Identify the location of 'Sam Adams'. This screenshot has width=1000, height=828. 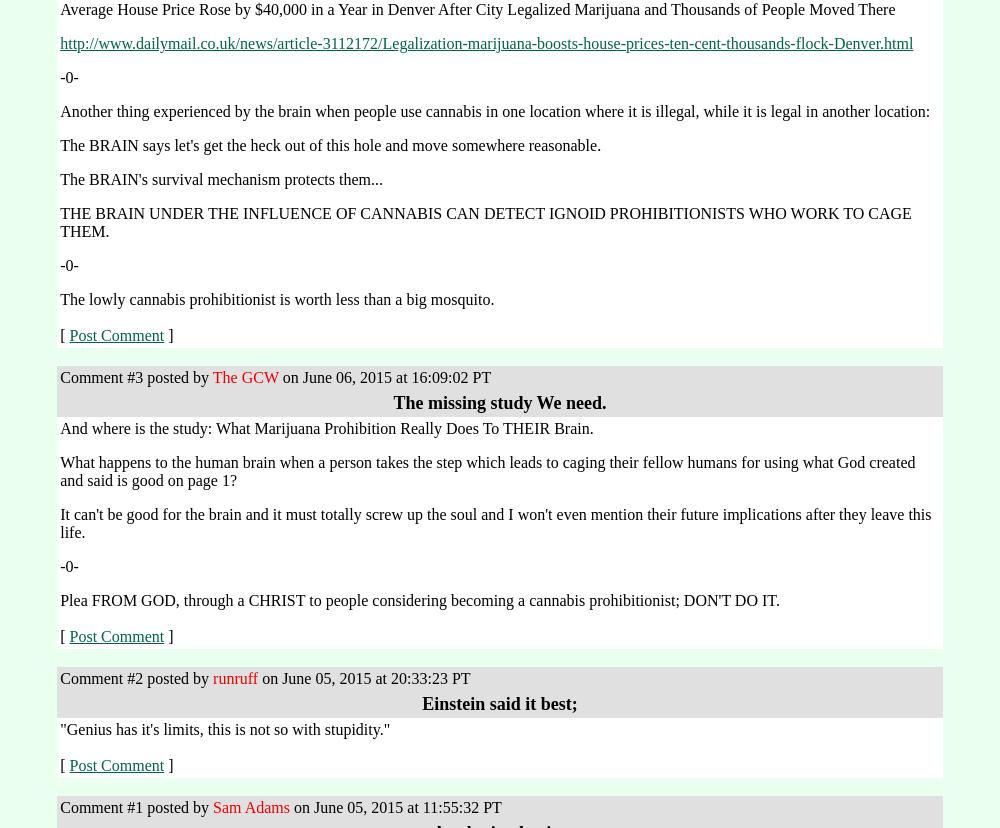
(251, 806).